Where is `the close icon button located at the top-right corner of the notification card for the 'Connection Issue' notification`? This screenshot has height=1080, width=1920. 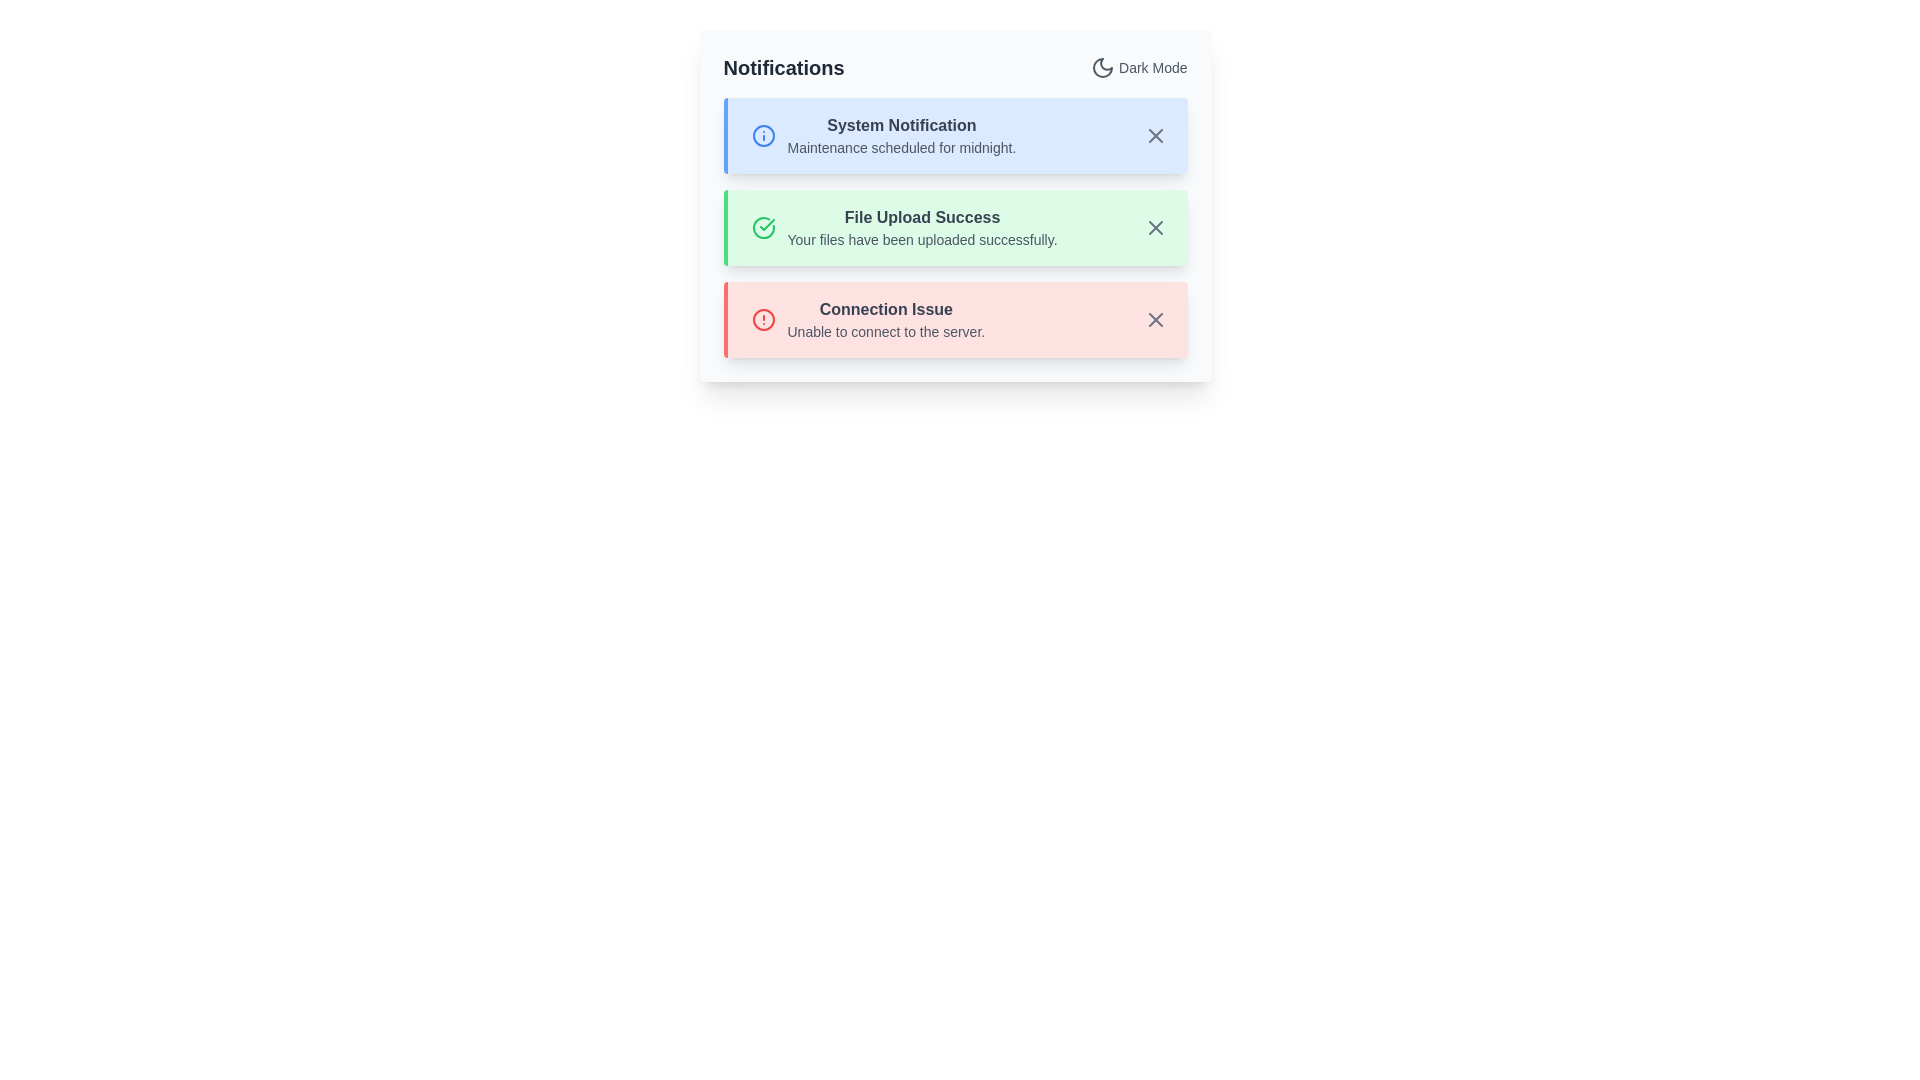
the close icon button located at the top-right corner of the notification card for the 'Connection Issue' notification is located at coordinates (1155, 319).